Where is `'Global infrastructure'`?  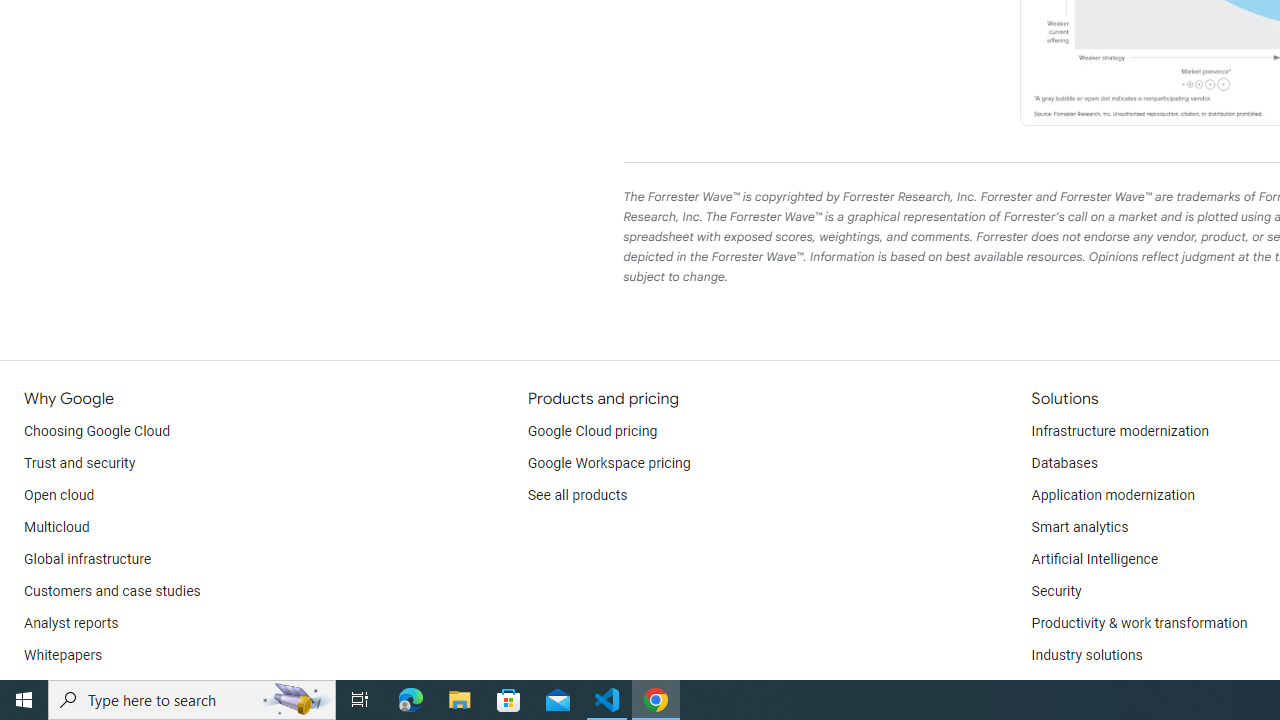
'Global infrastructure' is located at coordinates (87, 560).